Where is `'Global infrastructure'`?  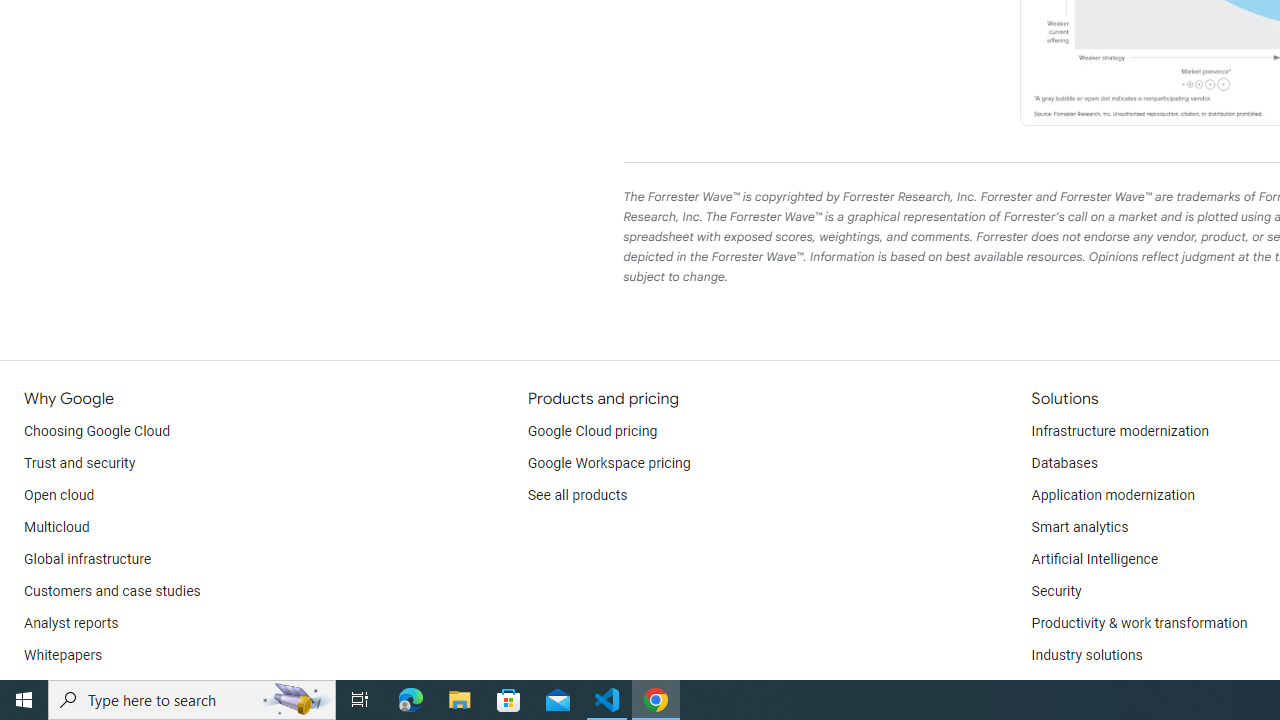
'Global infrastructure' is located at coordinates (87, 560).